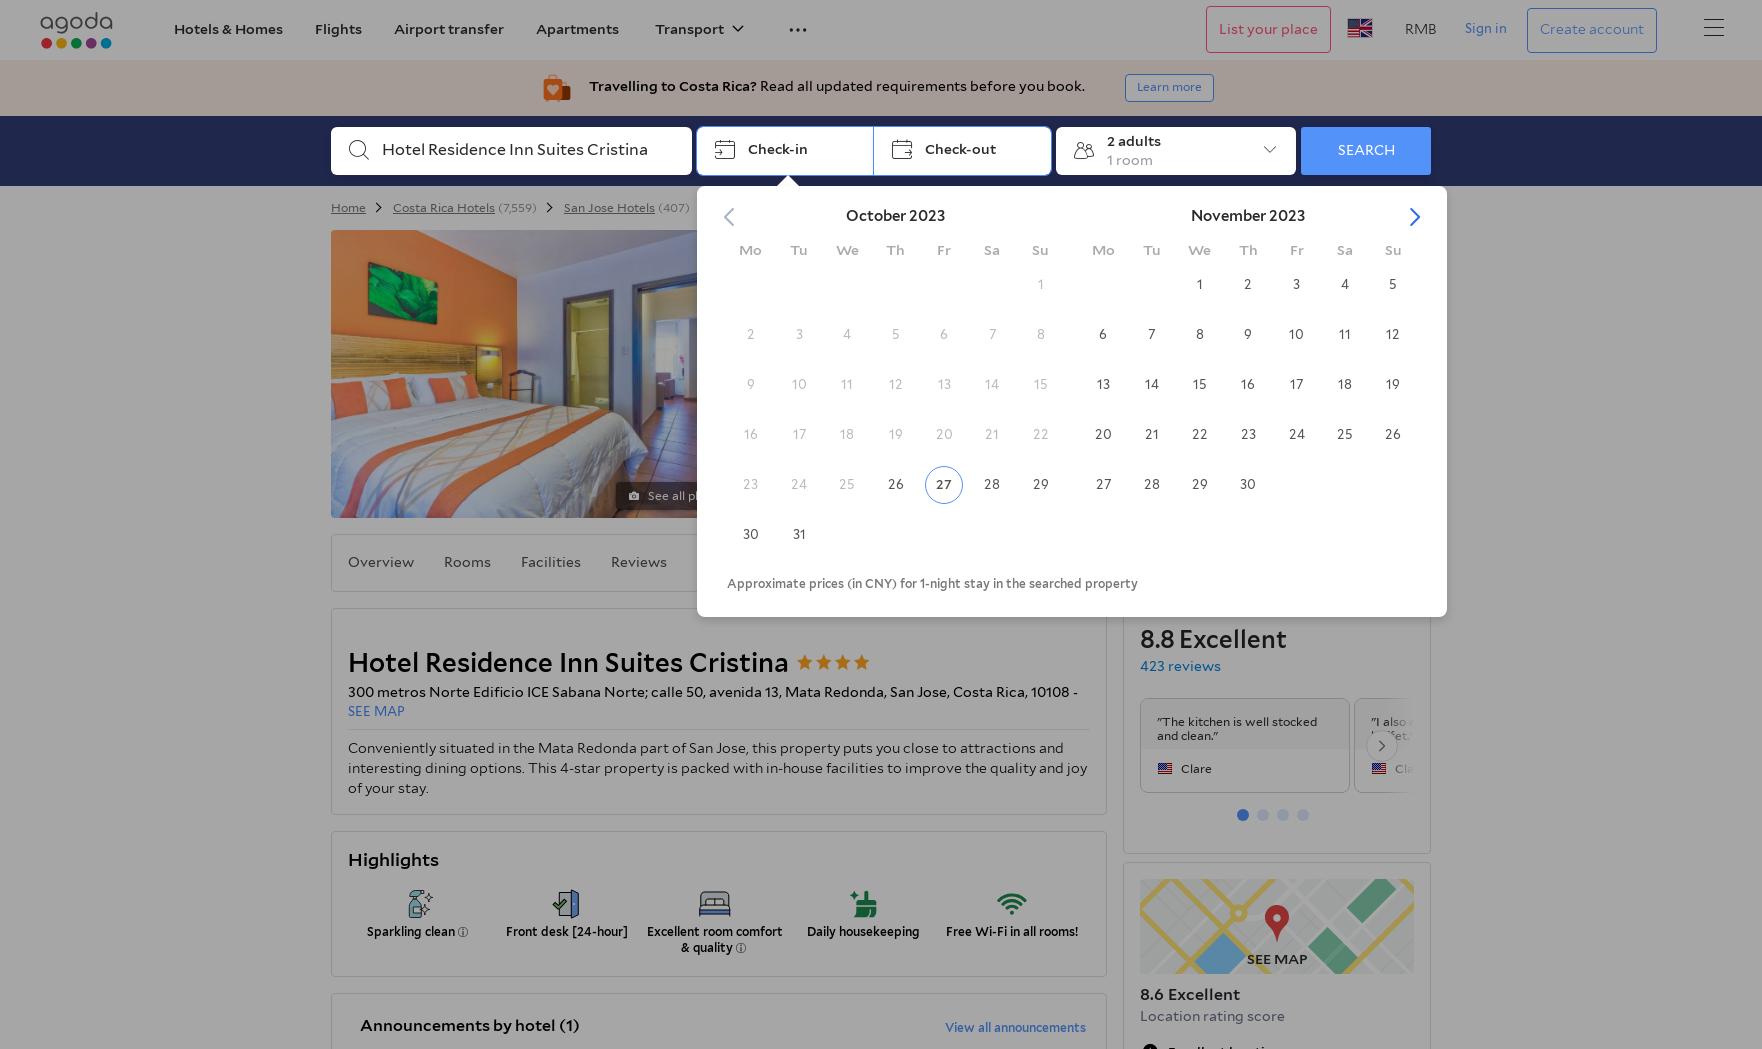 This screenshot has height=1049, width=1762. What do you see at coordinates (1212, 1015) in the screenshot?
I see `'Location rating score'` at bounding box center [1212, 1015].